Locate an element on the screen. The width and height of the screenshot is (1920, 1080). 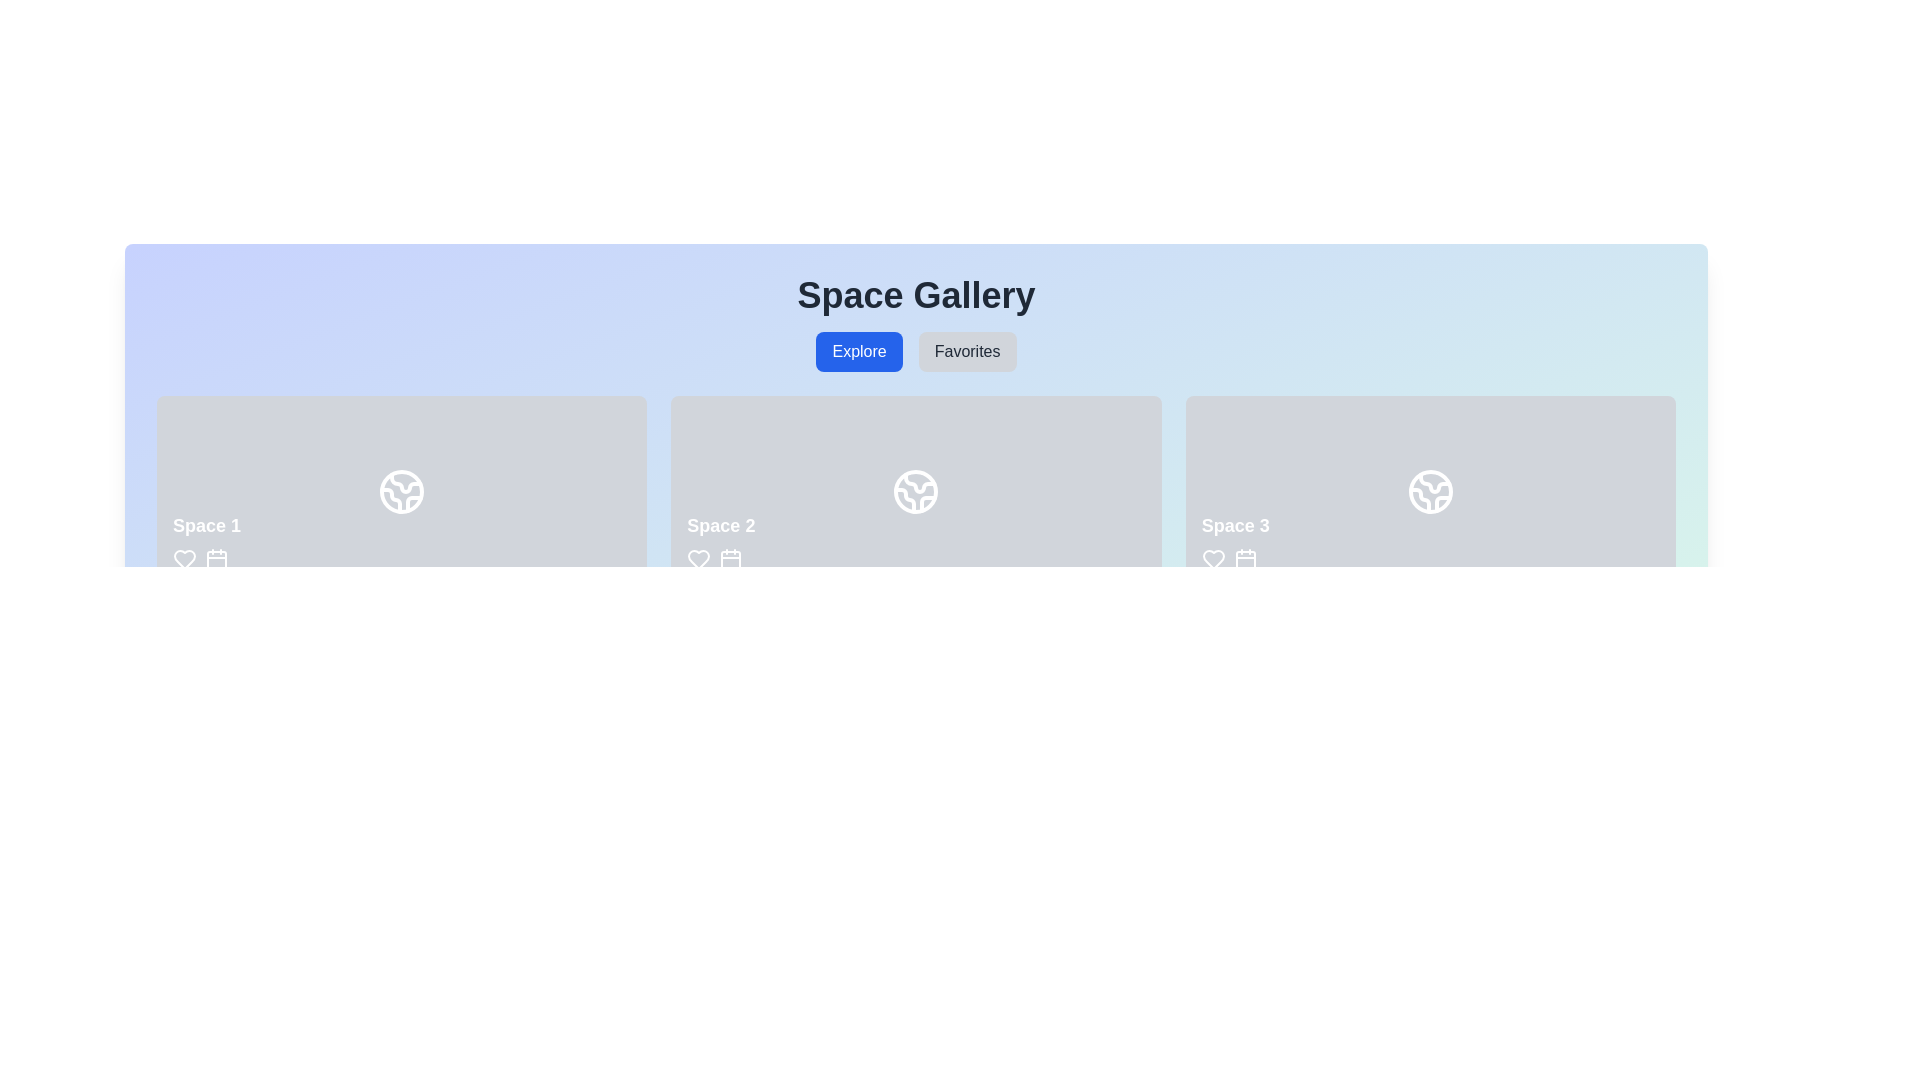
the gallery item labeled 'Space 1', which is the first card in a grid layout located at the top-left corner is located at coordinates (401, 492).